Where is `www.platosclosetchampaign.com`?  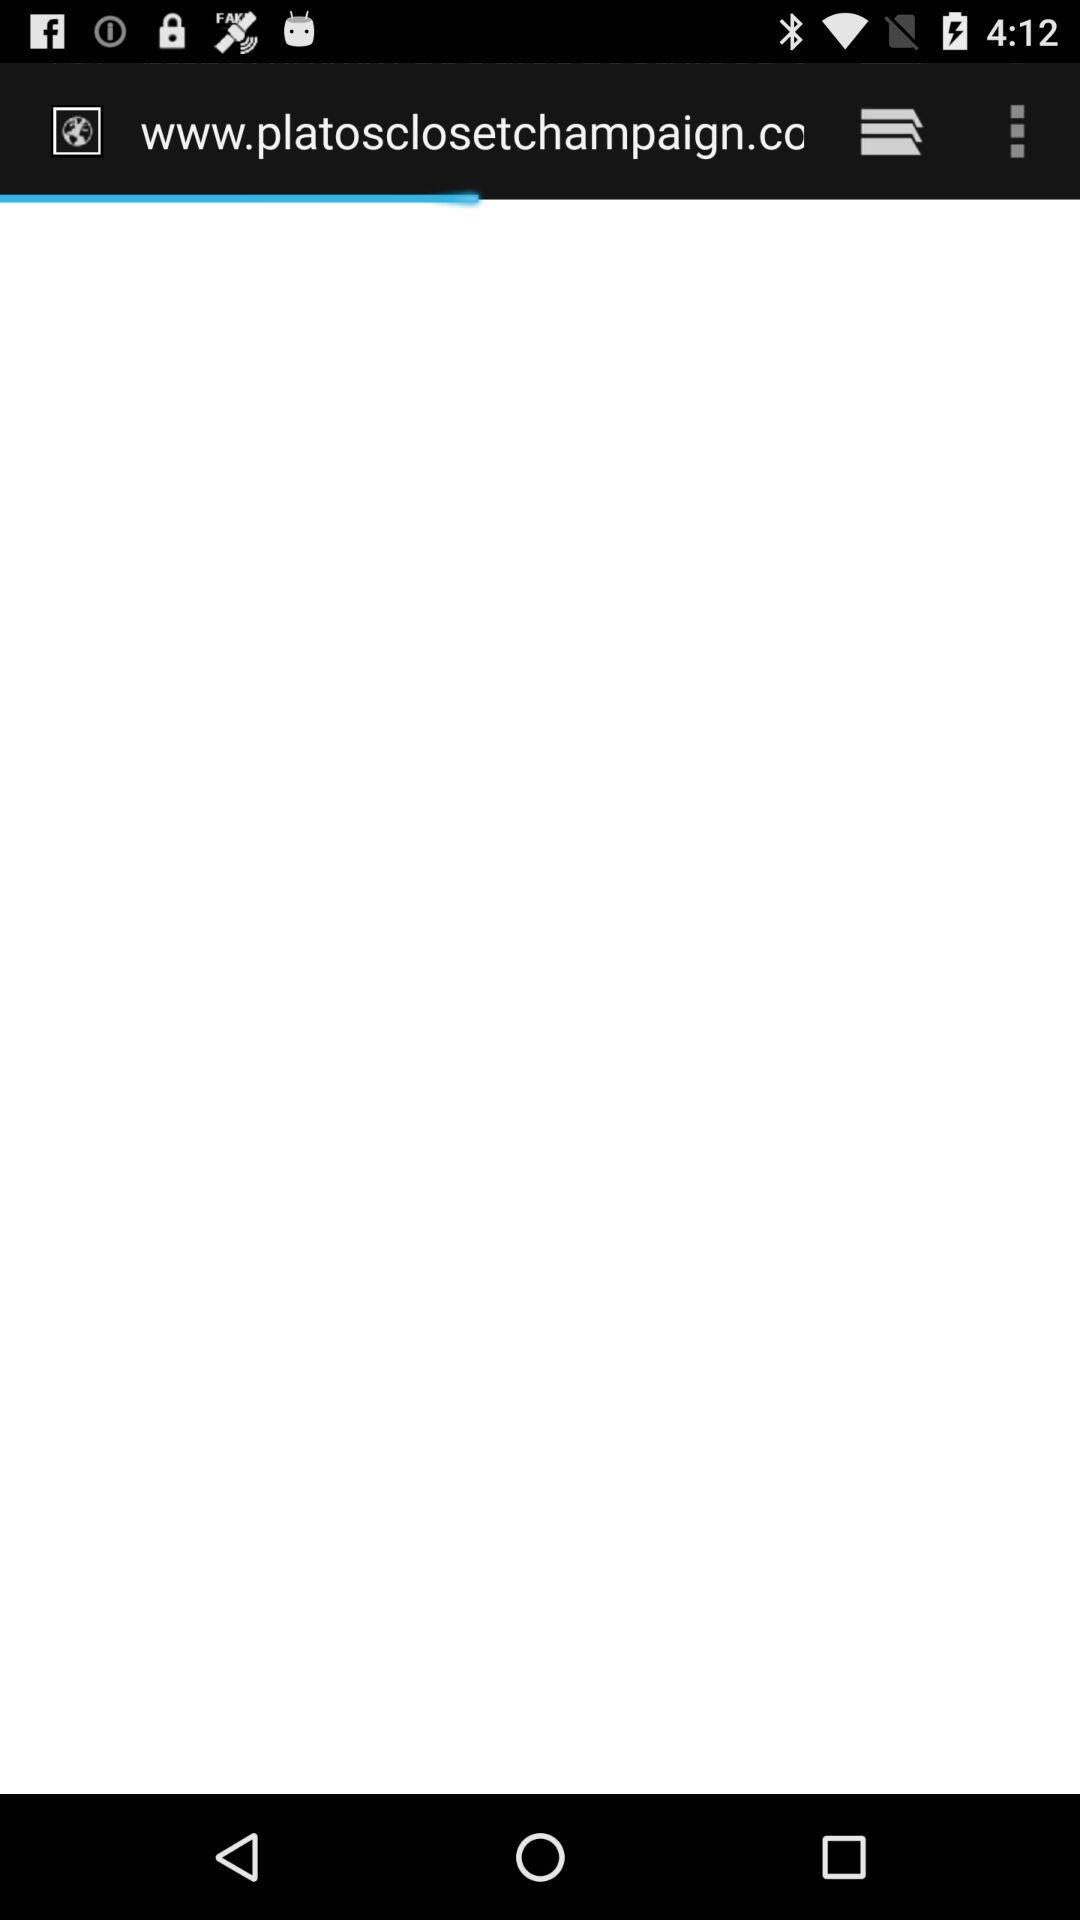
www.platosclosetchampaign.com is located at coordinates (472, 130).